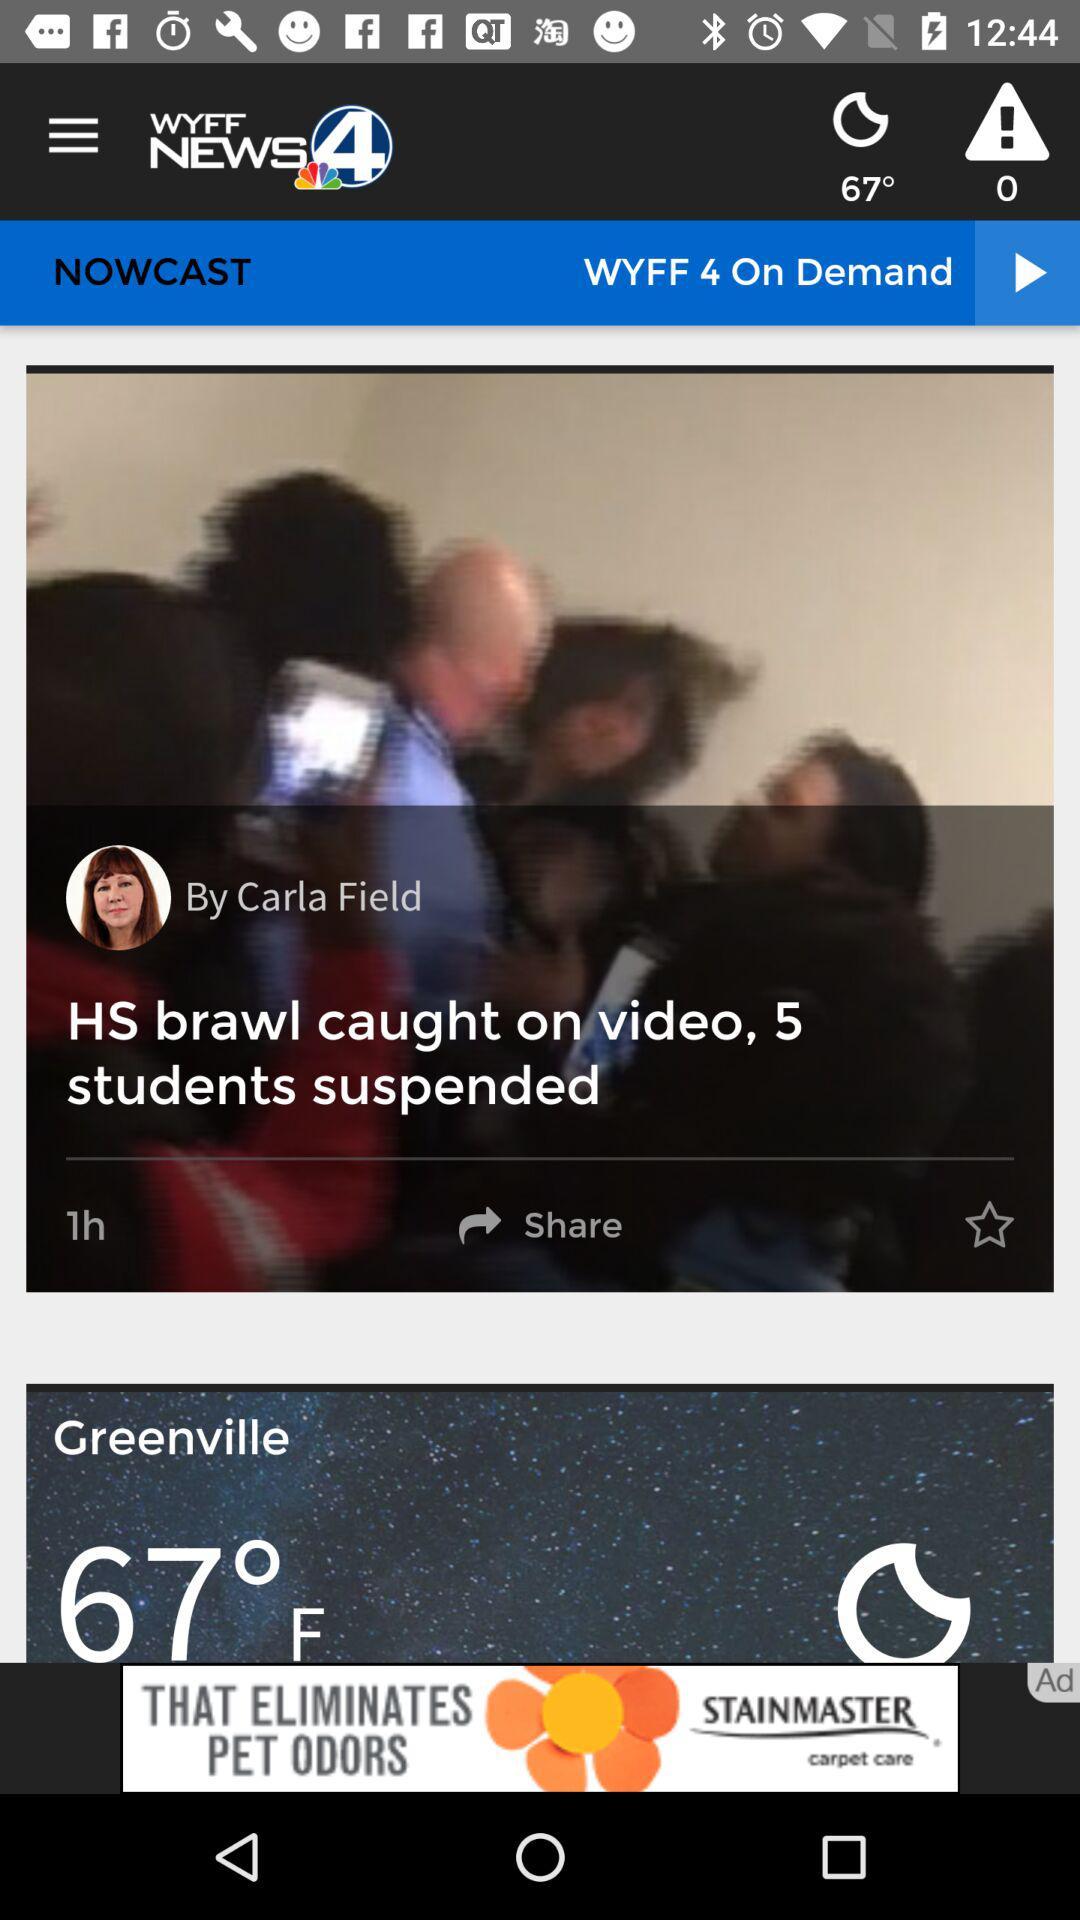 Image resolution: width=1080 pixels, height=1920 pixels. I want to click on the menu icon, so click(72, 135).